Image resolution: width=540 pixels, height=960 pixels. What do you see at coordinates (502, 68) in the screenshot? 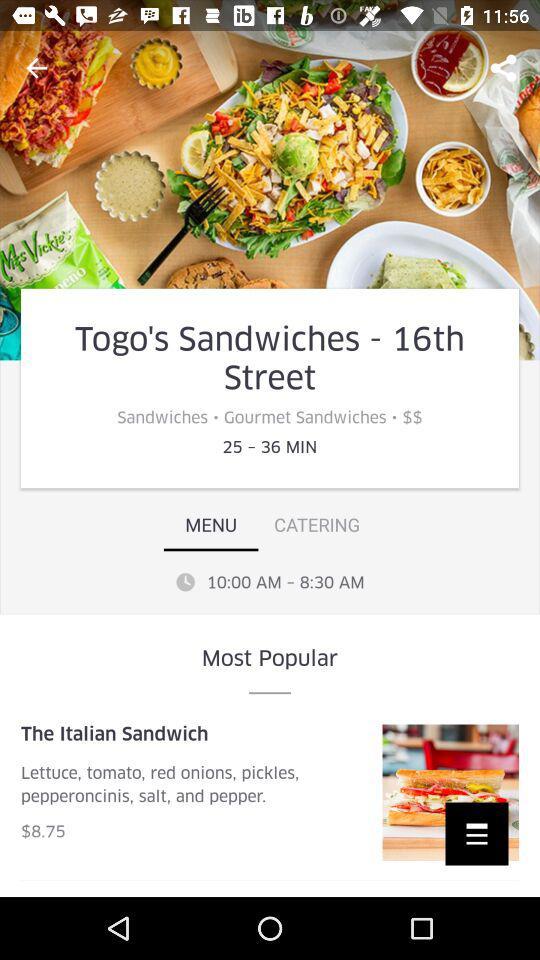
I see `the share icon` at bounding box center [502, 68].